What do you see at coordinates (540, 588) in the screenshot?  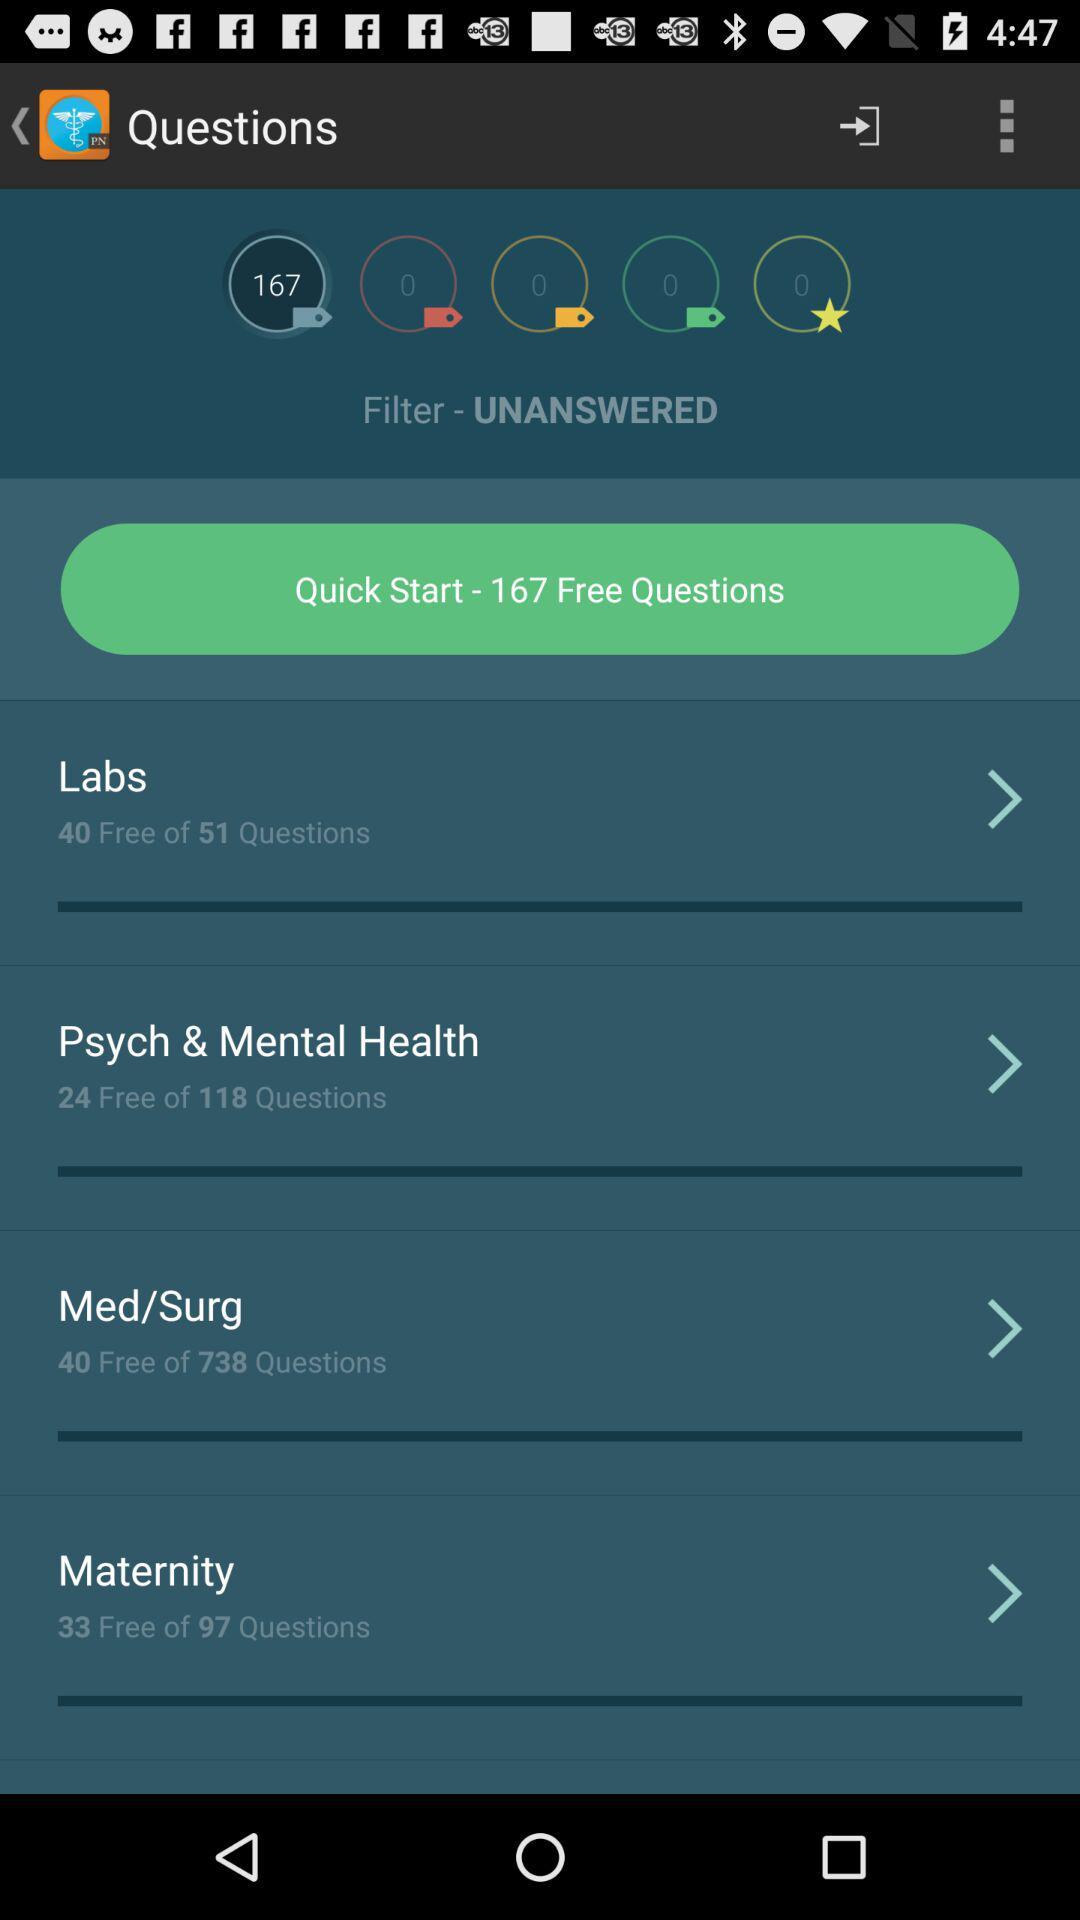 I see `the icon below the filter - unanswered item` at bounding box center [540, 588].